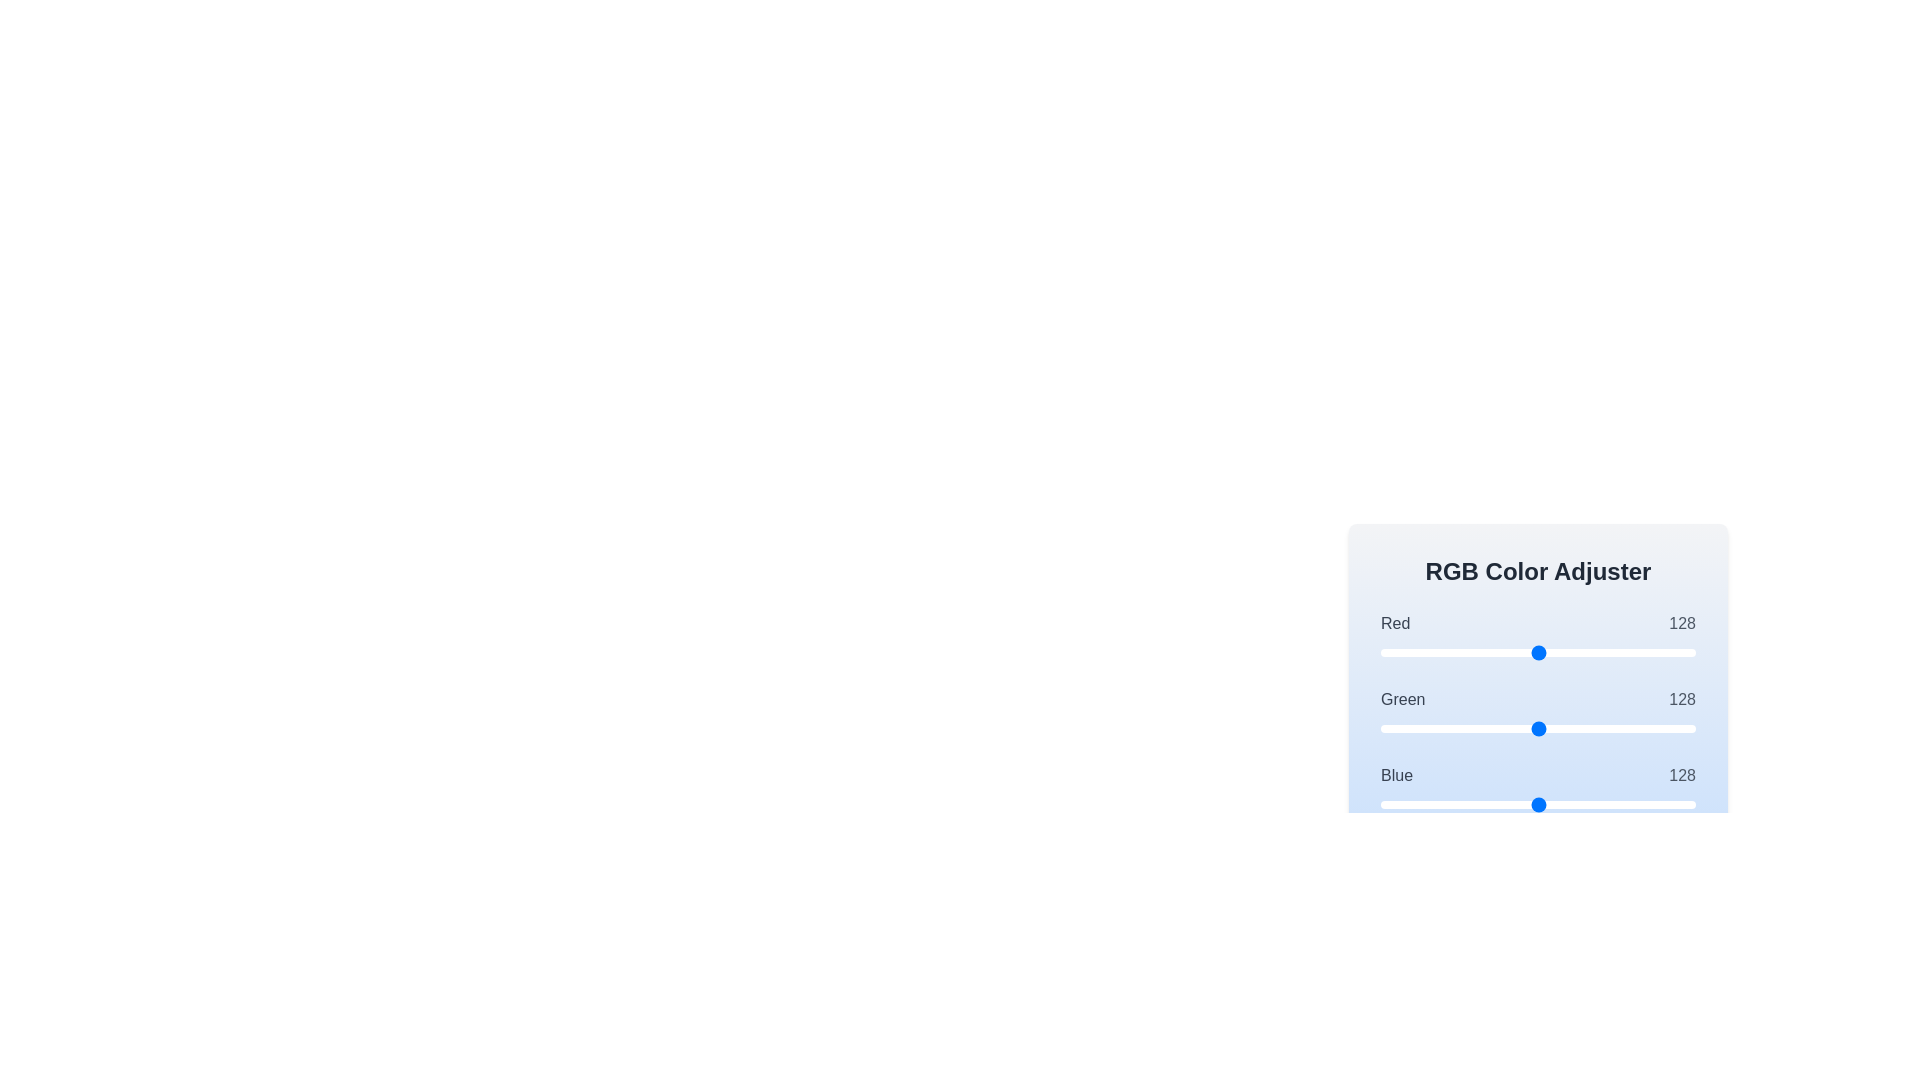 The width and height of the screenshot is (1920, 1080). What do you see at coordinates (1535, 652) in the screenshot?
I see `the red slider to 126 by dragging or clicking on the slider` at bounding box center [1535, 652].